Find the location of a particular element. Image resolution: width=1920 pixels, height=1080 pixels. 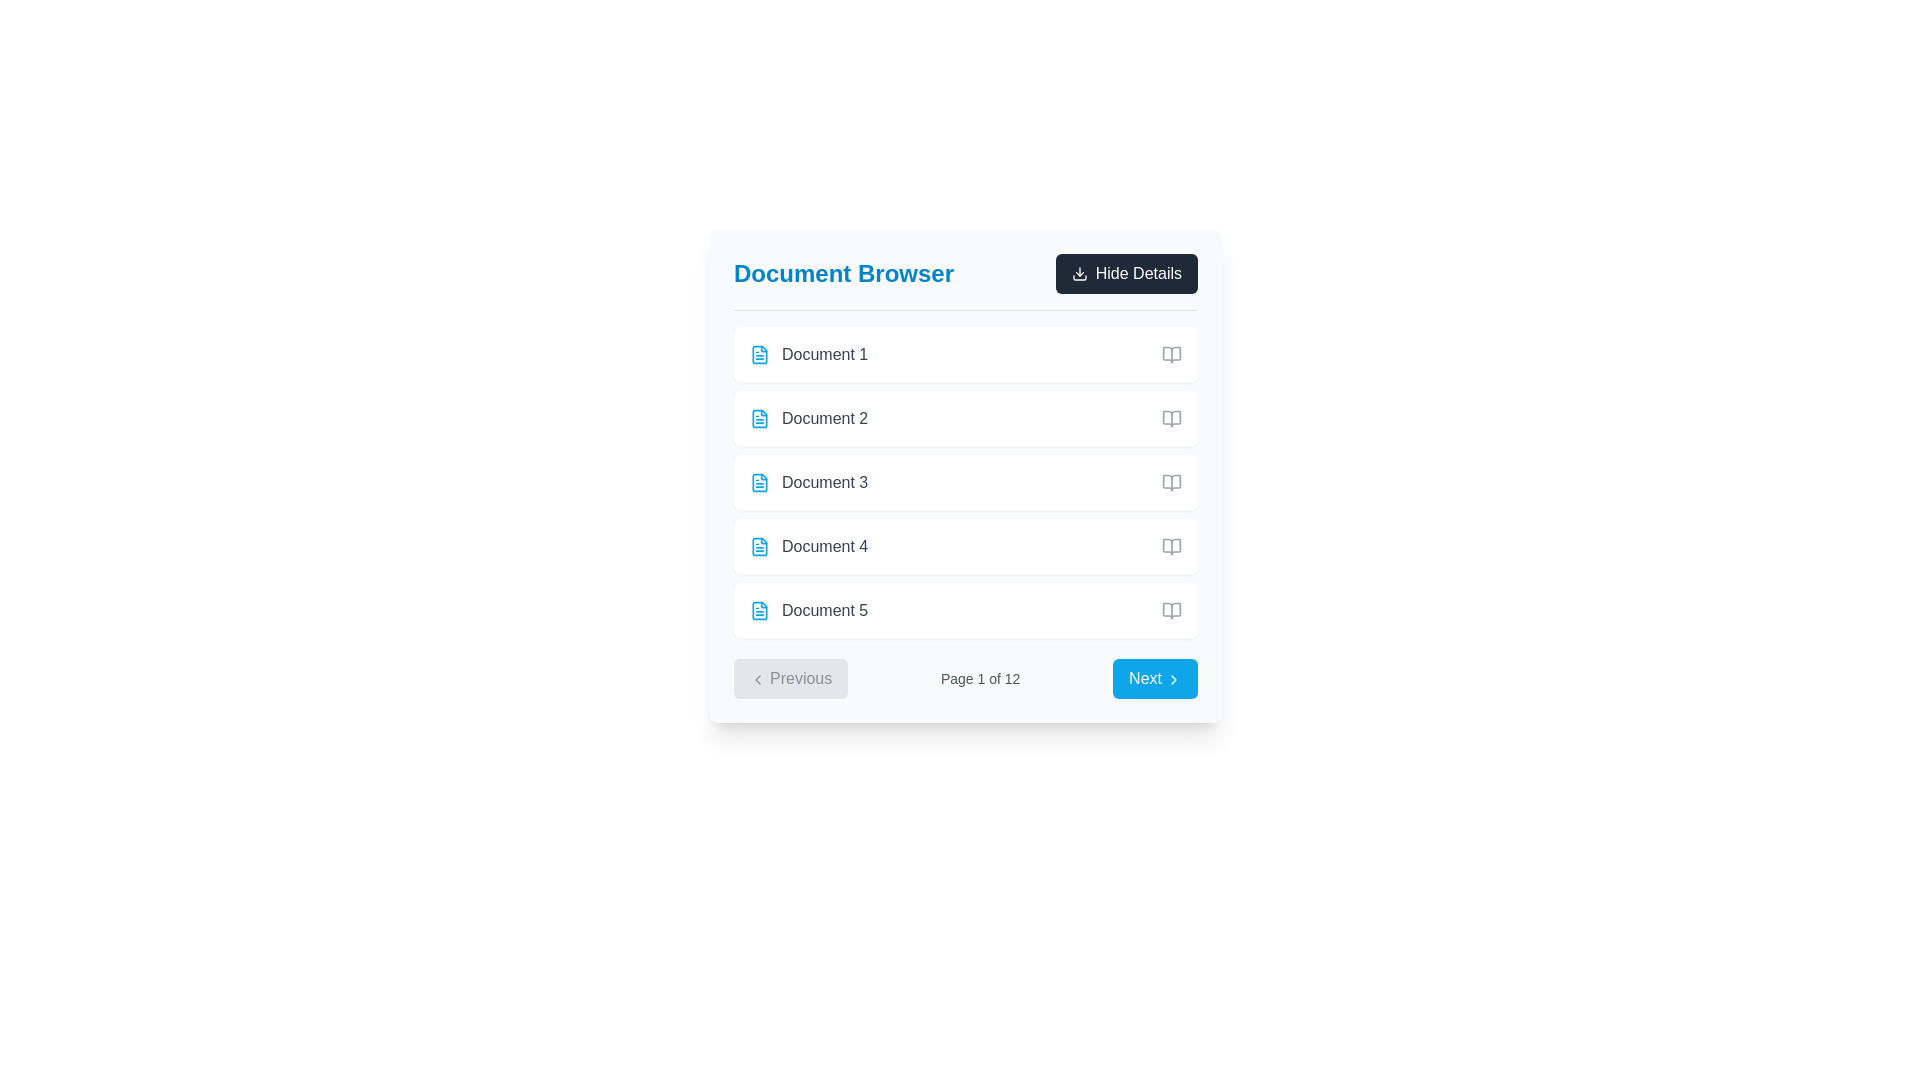

the Icon Button located in the 'Document Browser' panel, specifically the rightmost element in the row titled 'Document 1', to change its color is located at coordinates (1171, 353).